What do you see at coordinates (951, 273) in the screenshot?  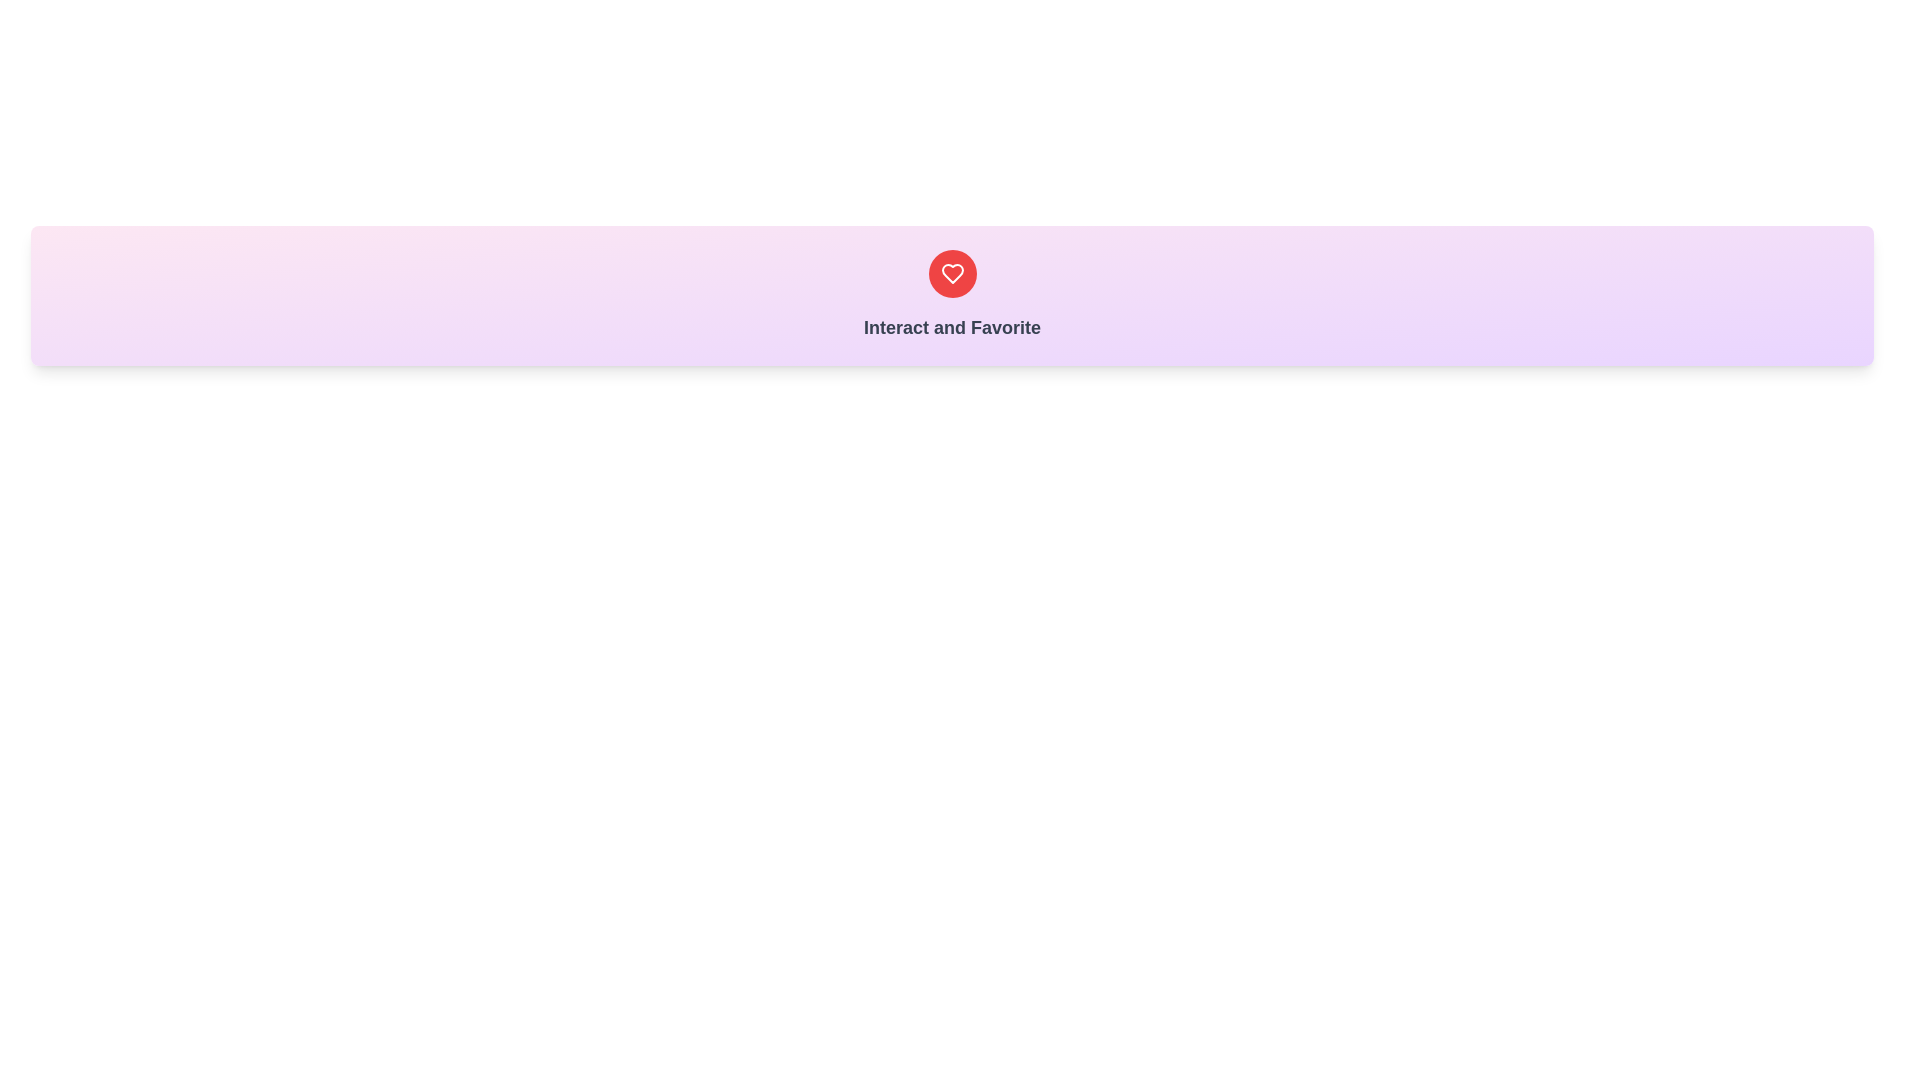 I see `the 'favorite' icon, which is centrally located within a red circular background` at bounding box center [951, 273].